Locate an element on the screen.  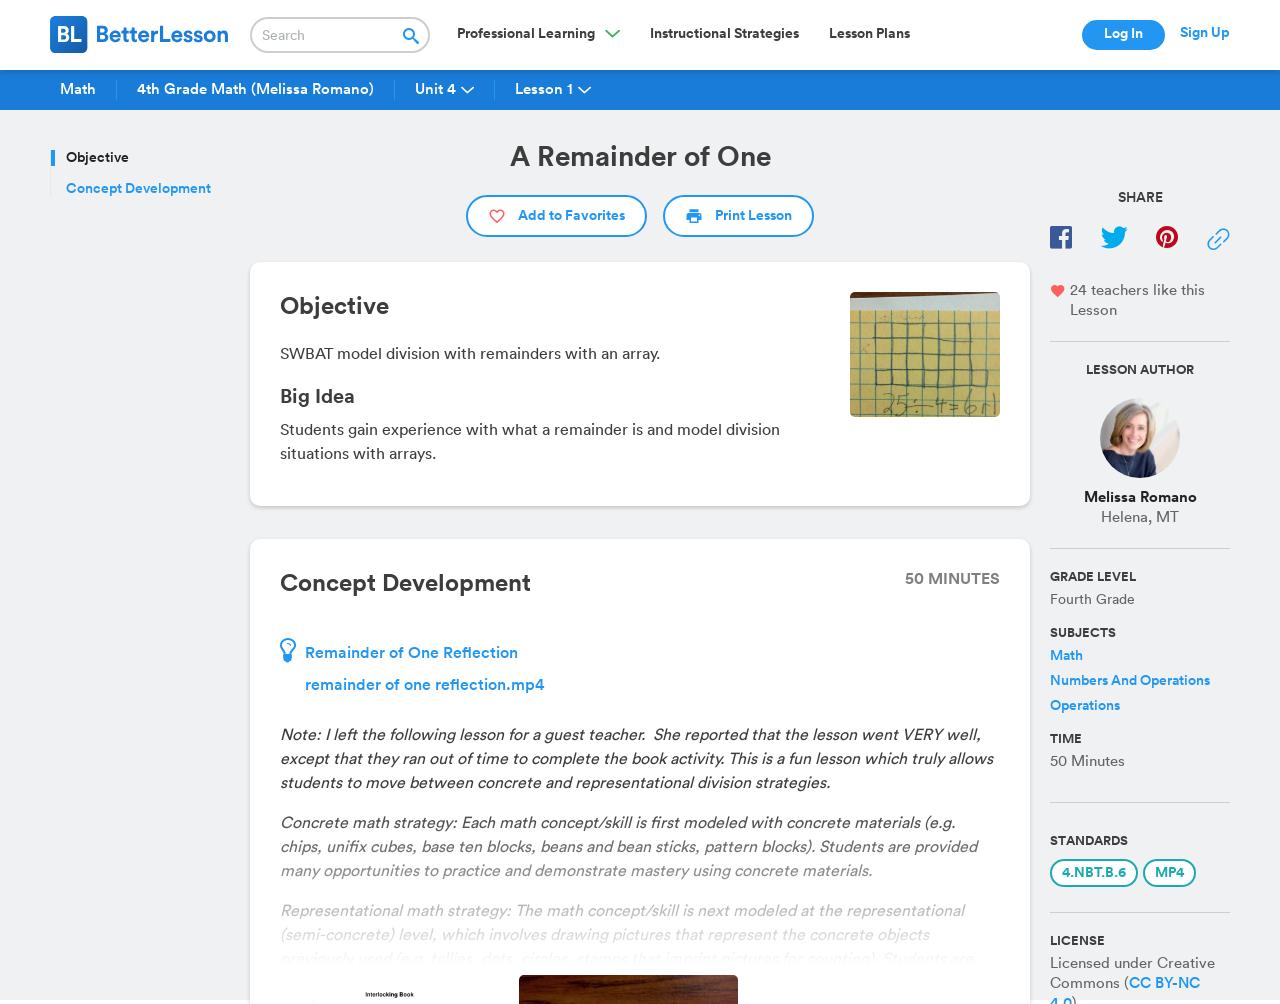
'SWBAT model division with remainders with an array.' is located at coordinates (469, 354).